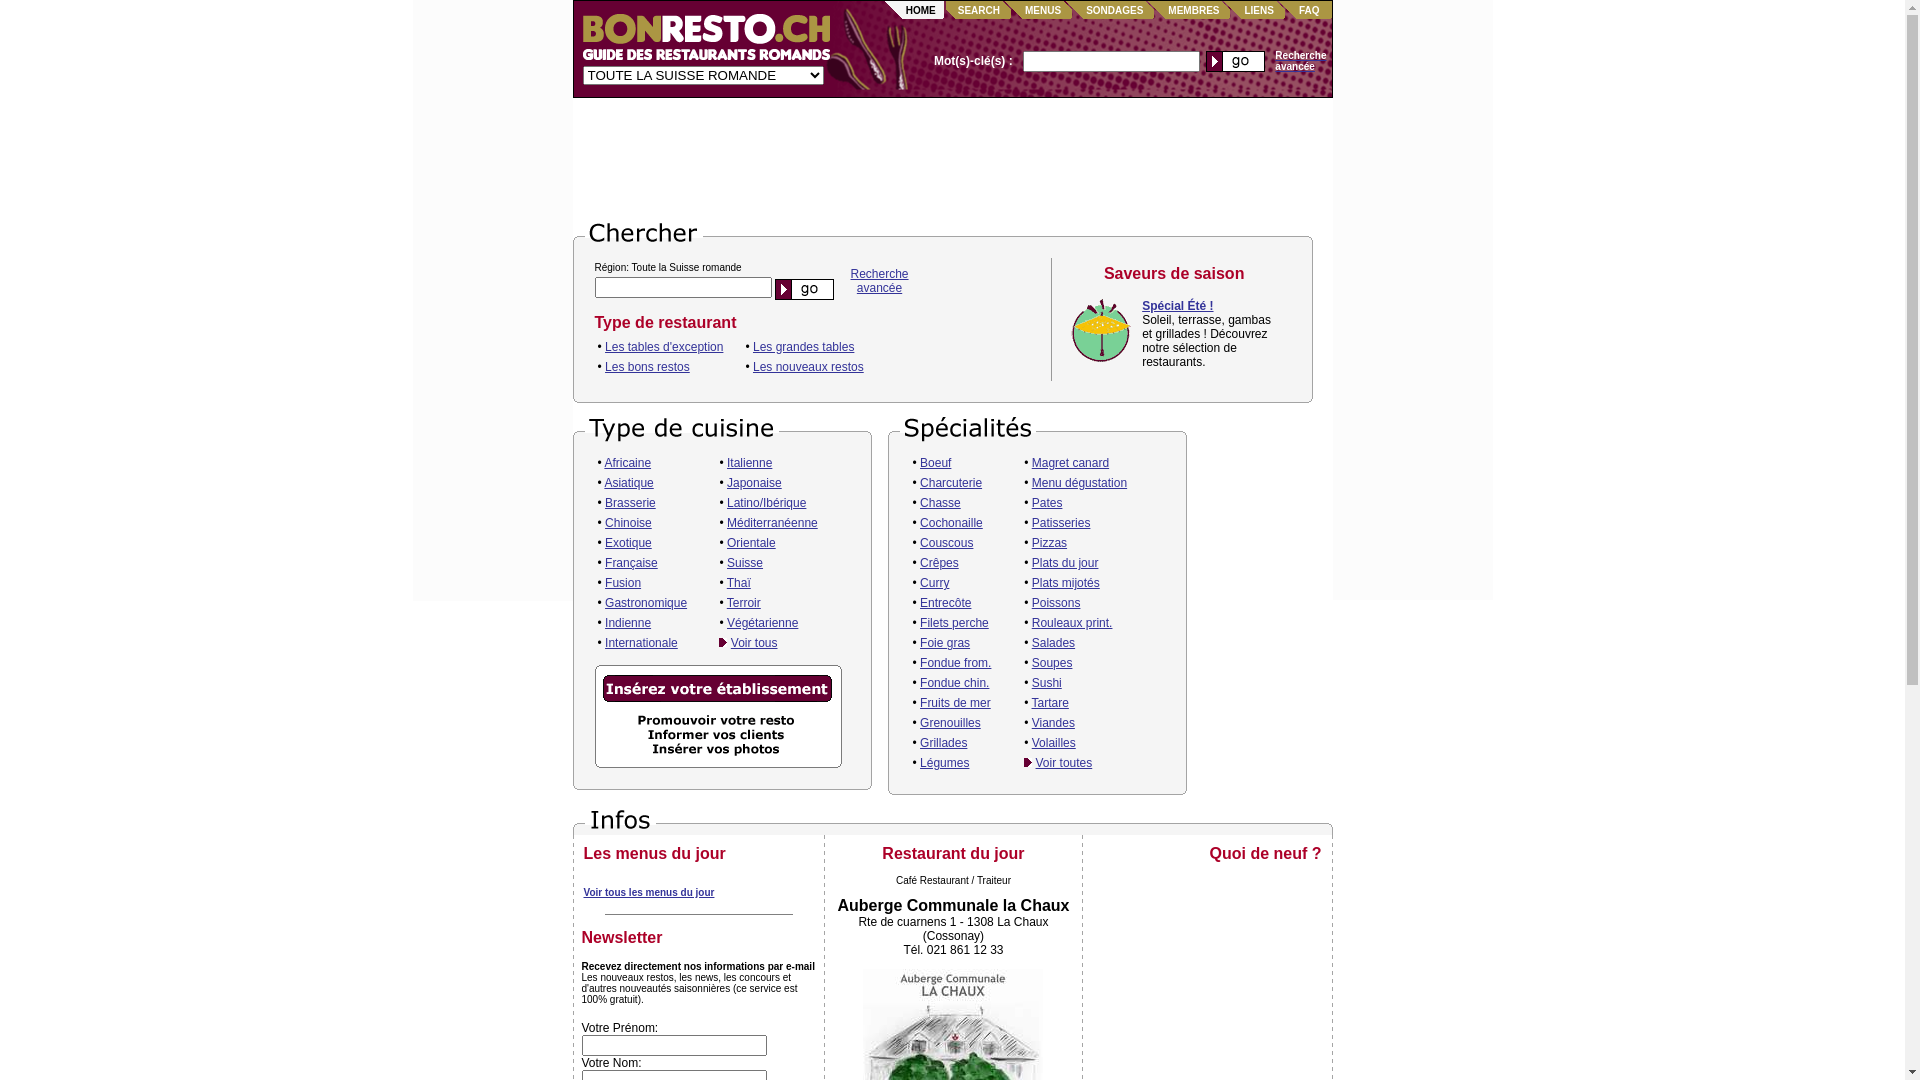 The image size is (1920, 1080). What do you see at coordinates (1053, 743) in the screenshot?
I see `'Volailles'` at bounding box center [1053, 743].